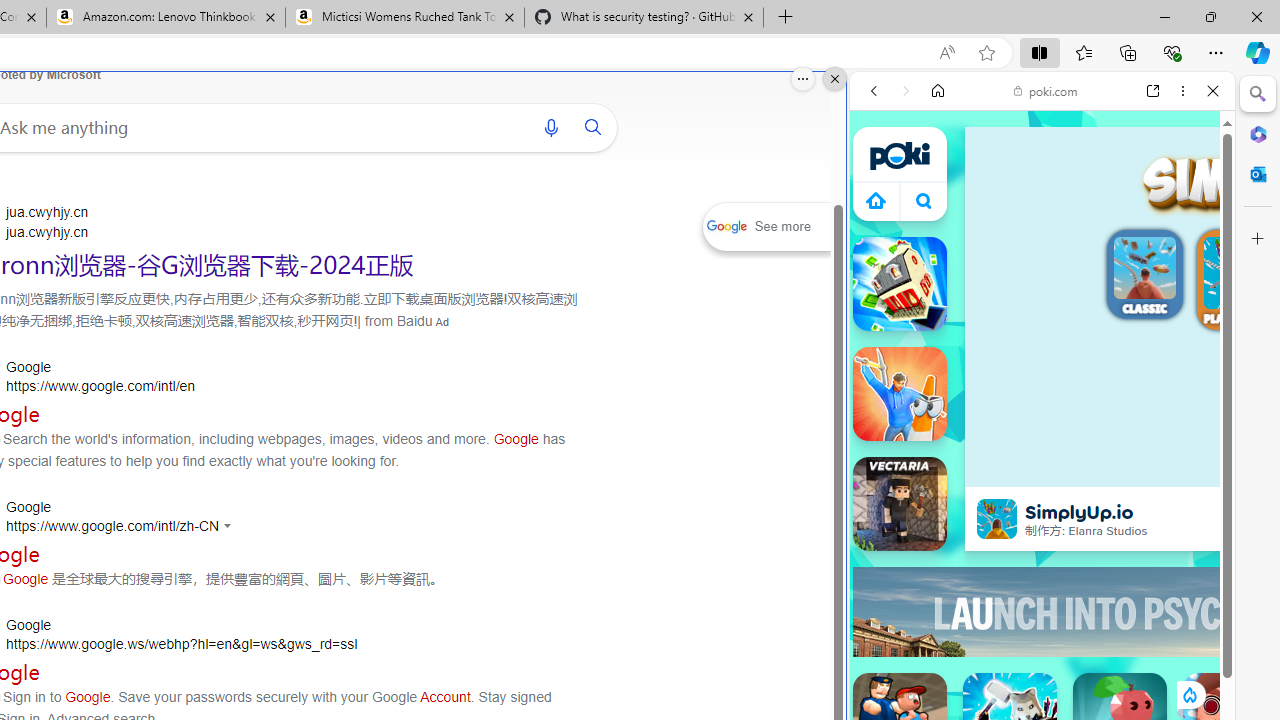 Image resolution: width=1280 pixels, height=720 pixels. I want to click on 'Class: rCs5cyEiqiTpYvt_VBCR', so click(1189, 694).